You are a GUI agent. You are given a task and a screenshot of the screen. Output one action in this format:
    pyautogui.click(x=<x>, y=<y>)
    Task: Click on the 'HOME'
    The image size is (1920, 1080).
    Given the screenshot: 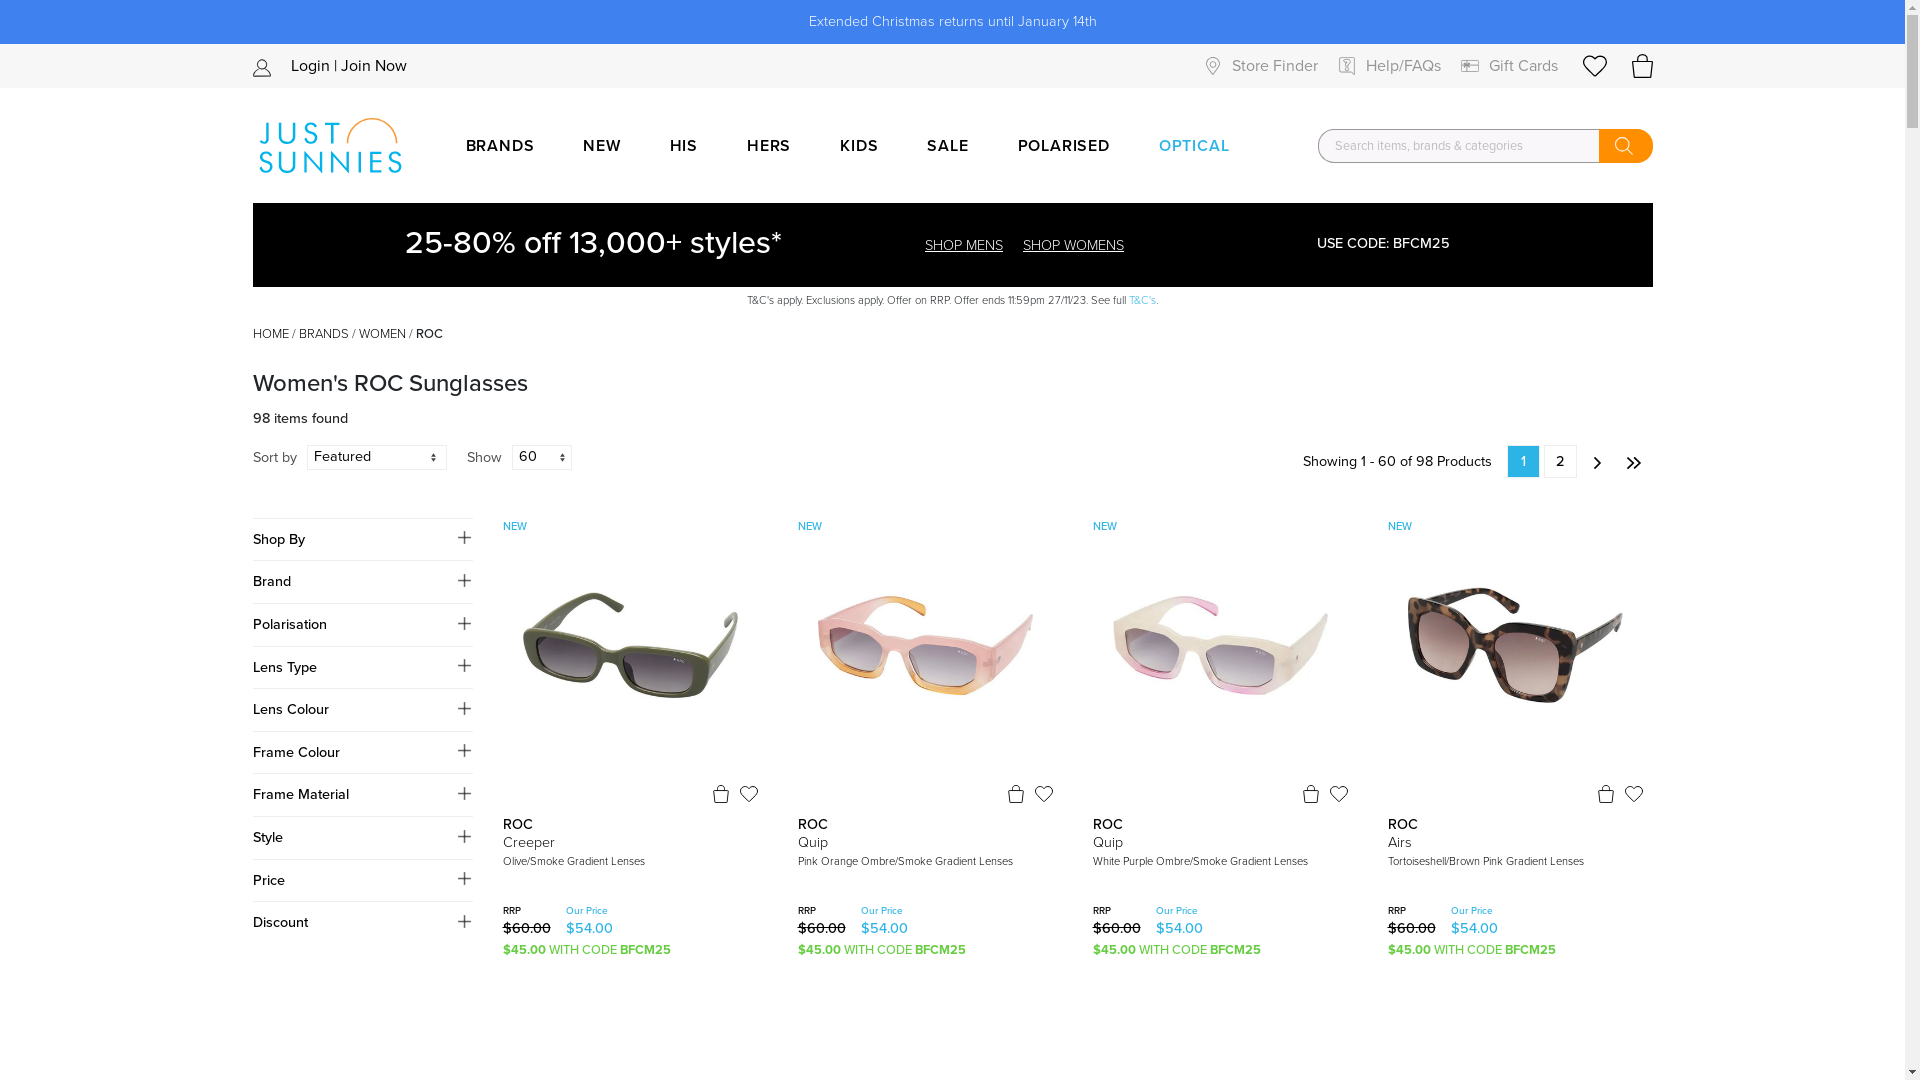 What is the action you would take?
    pyautogui.click(x=268, y=332)
    